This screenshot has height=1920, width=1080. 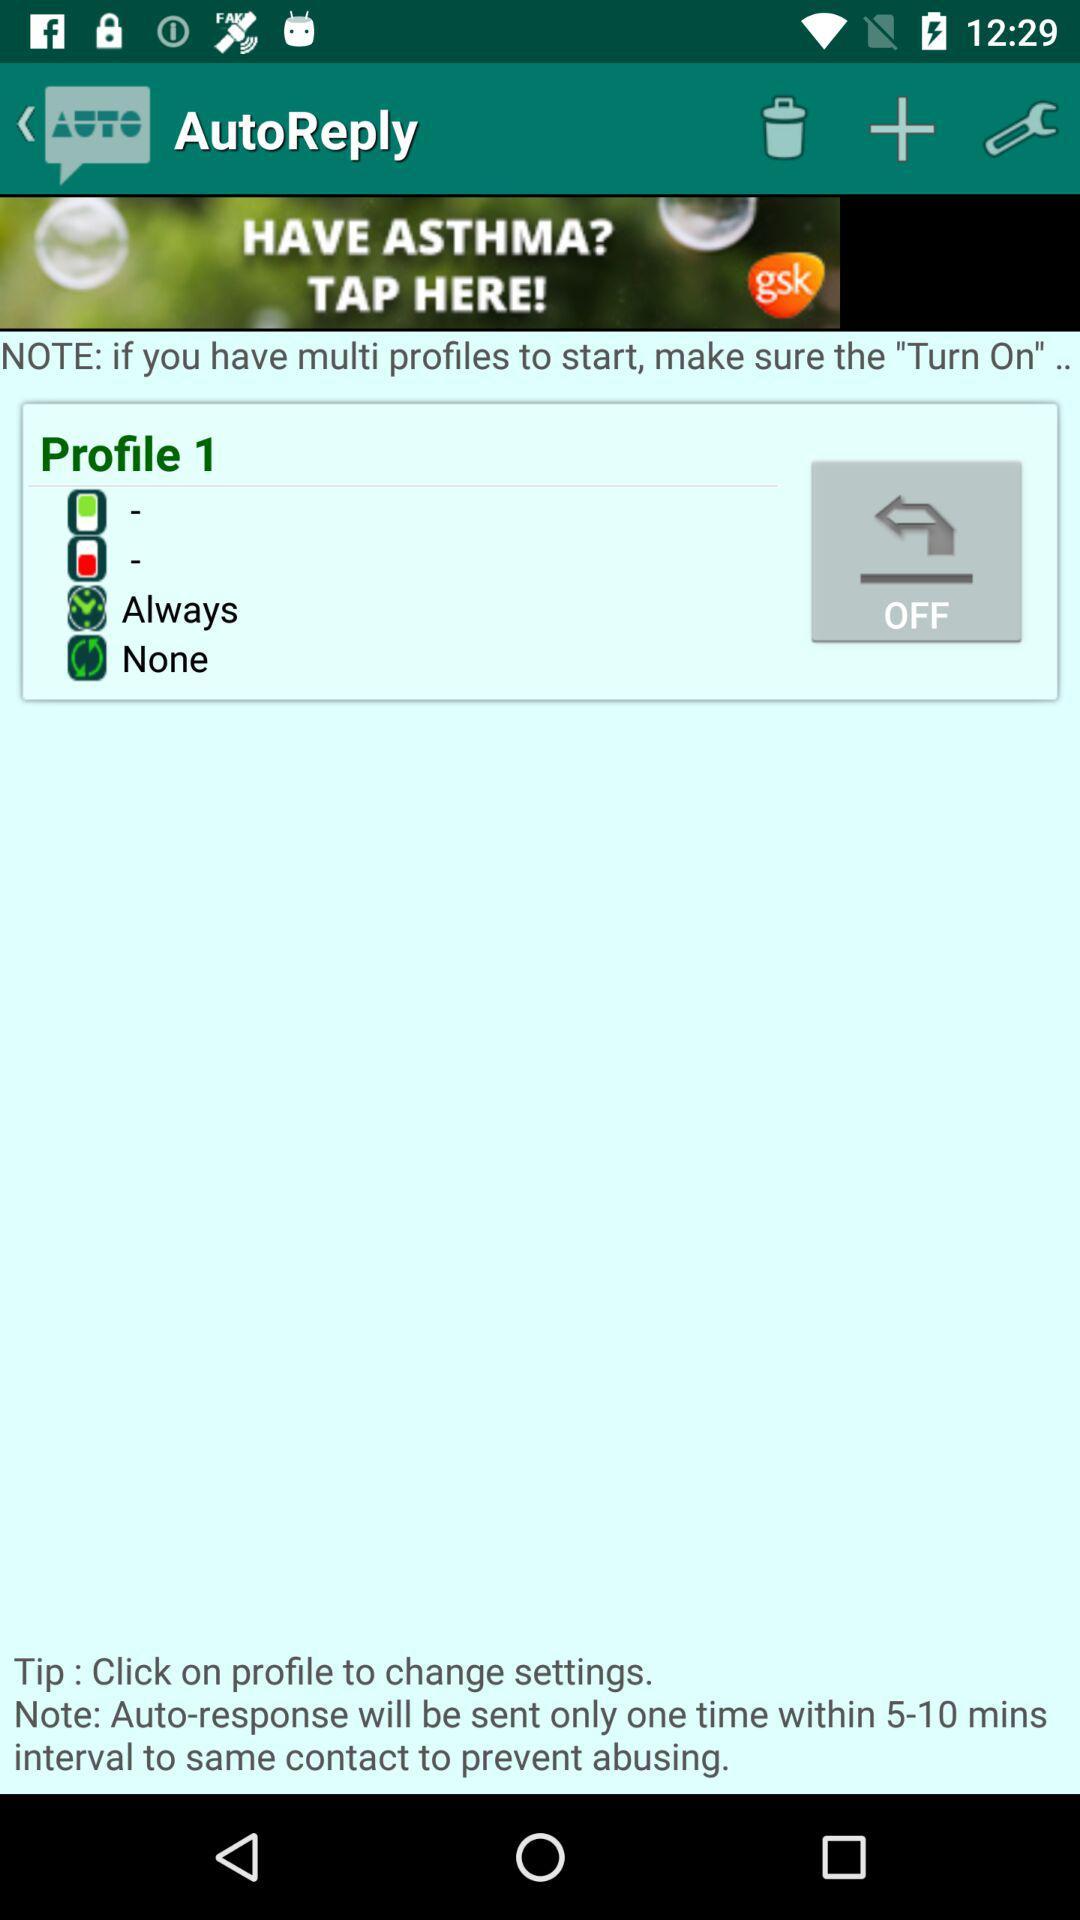 I want to click on its an advertisement, so click(x=419, y=261).